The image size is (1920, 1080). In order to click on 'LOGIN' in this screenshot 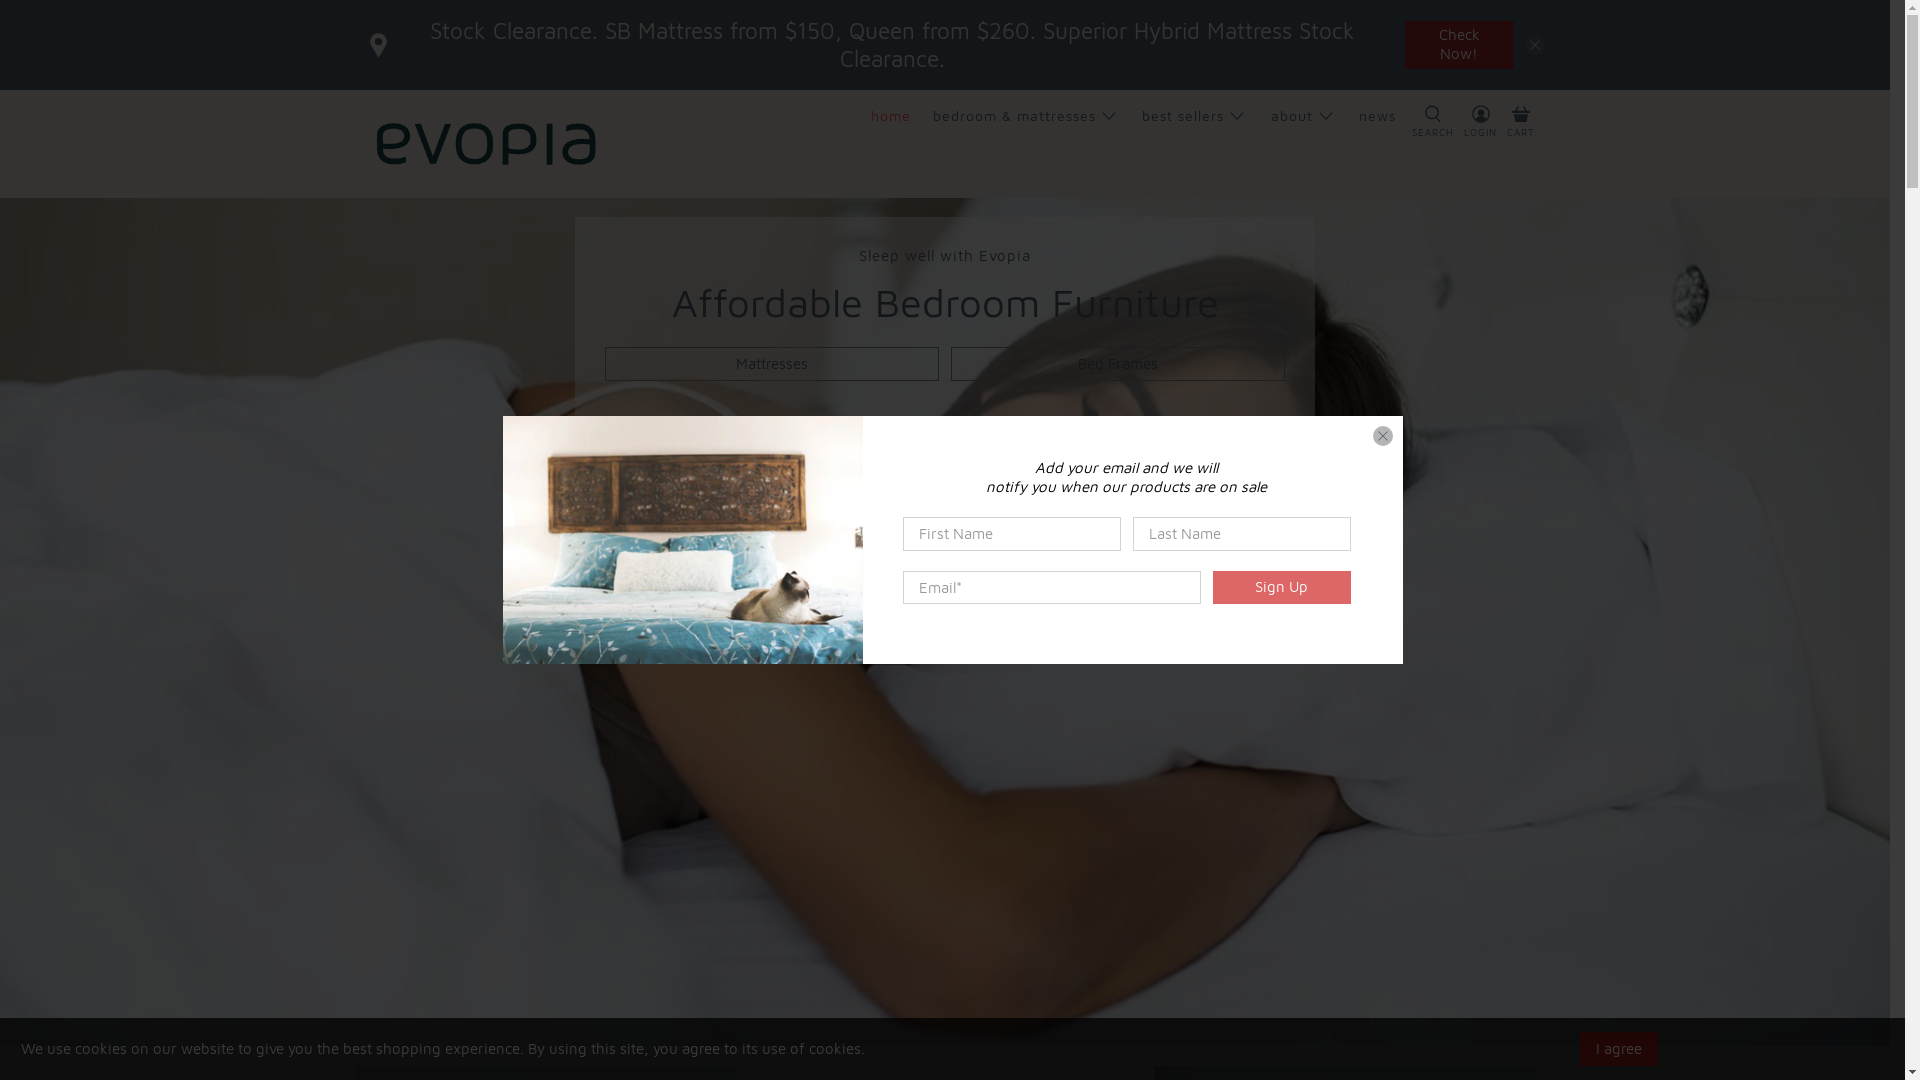, I will do `click(1480, 142)`.